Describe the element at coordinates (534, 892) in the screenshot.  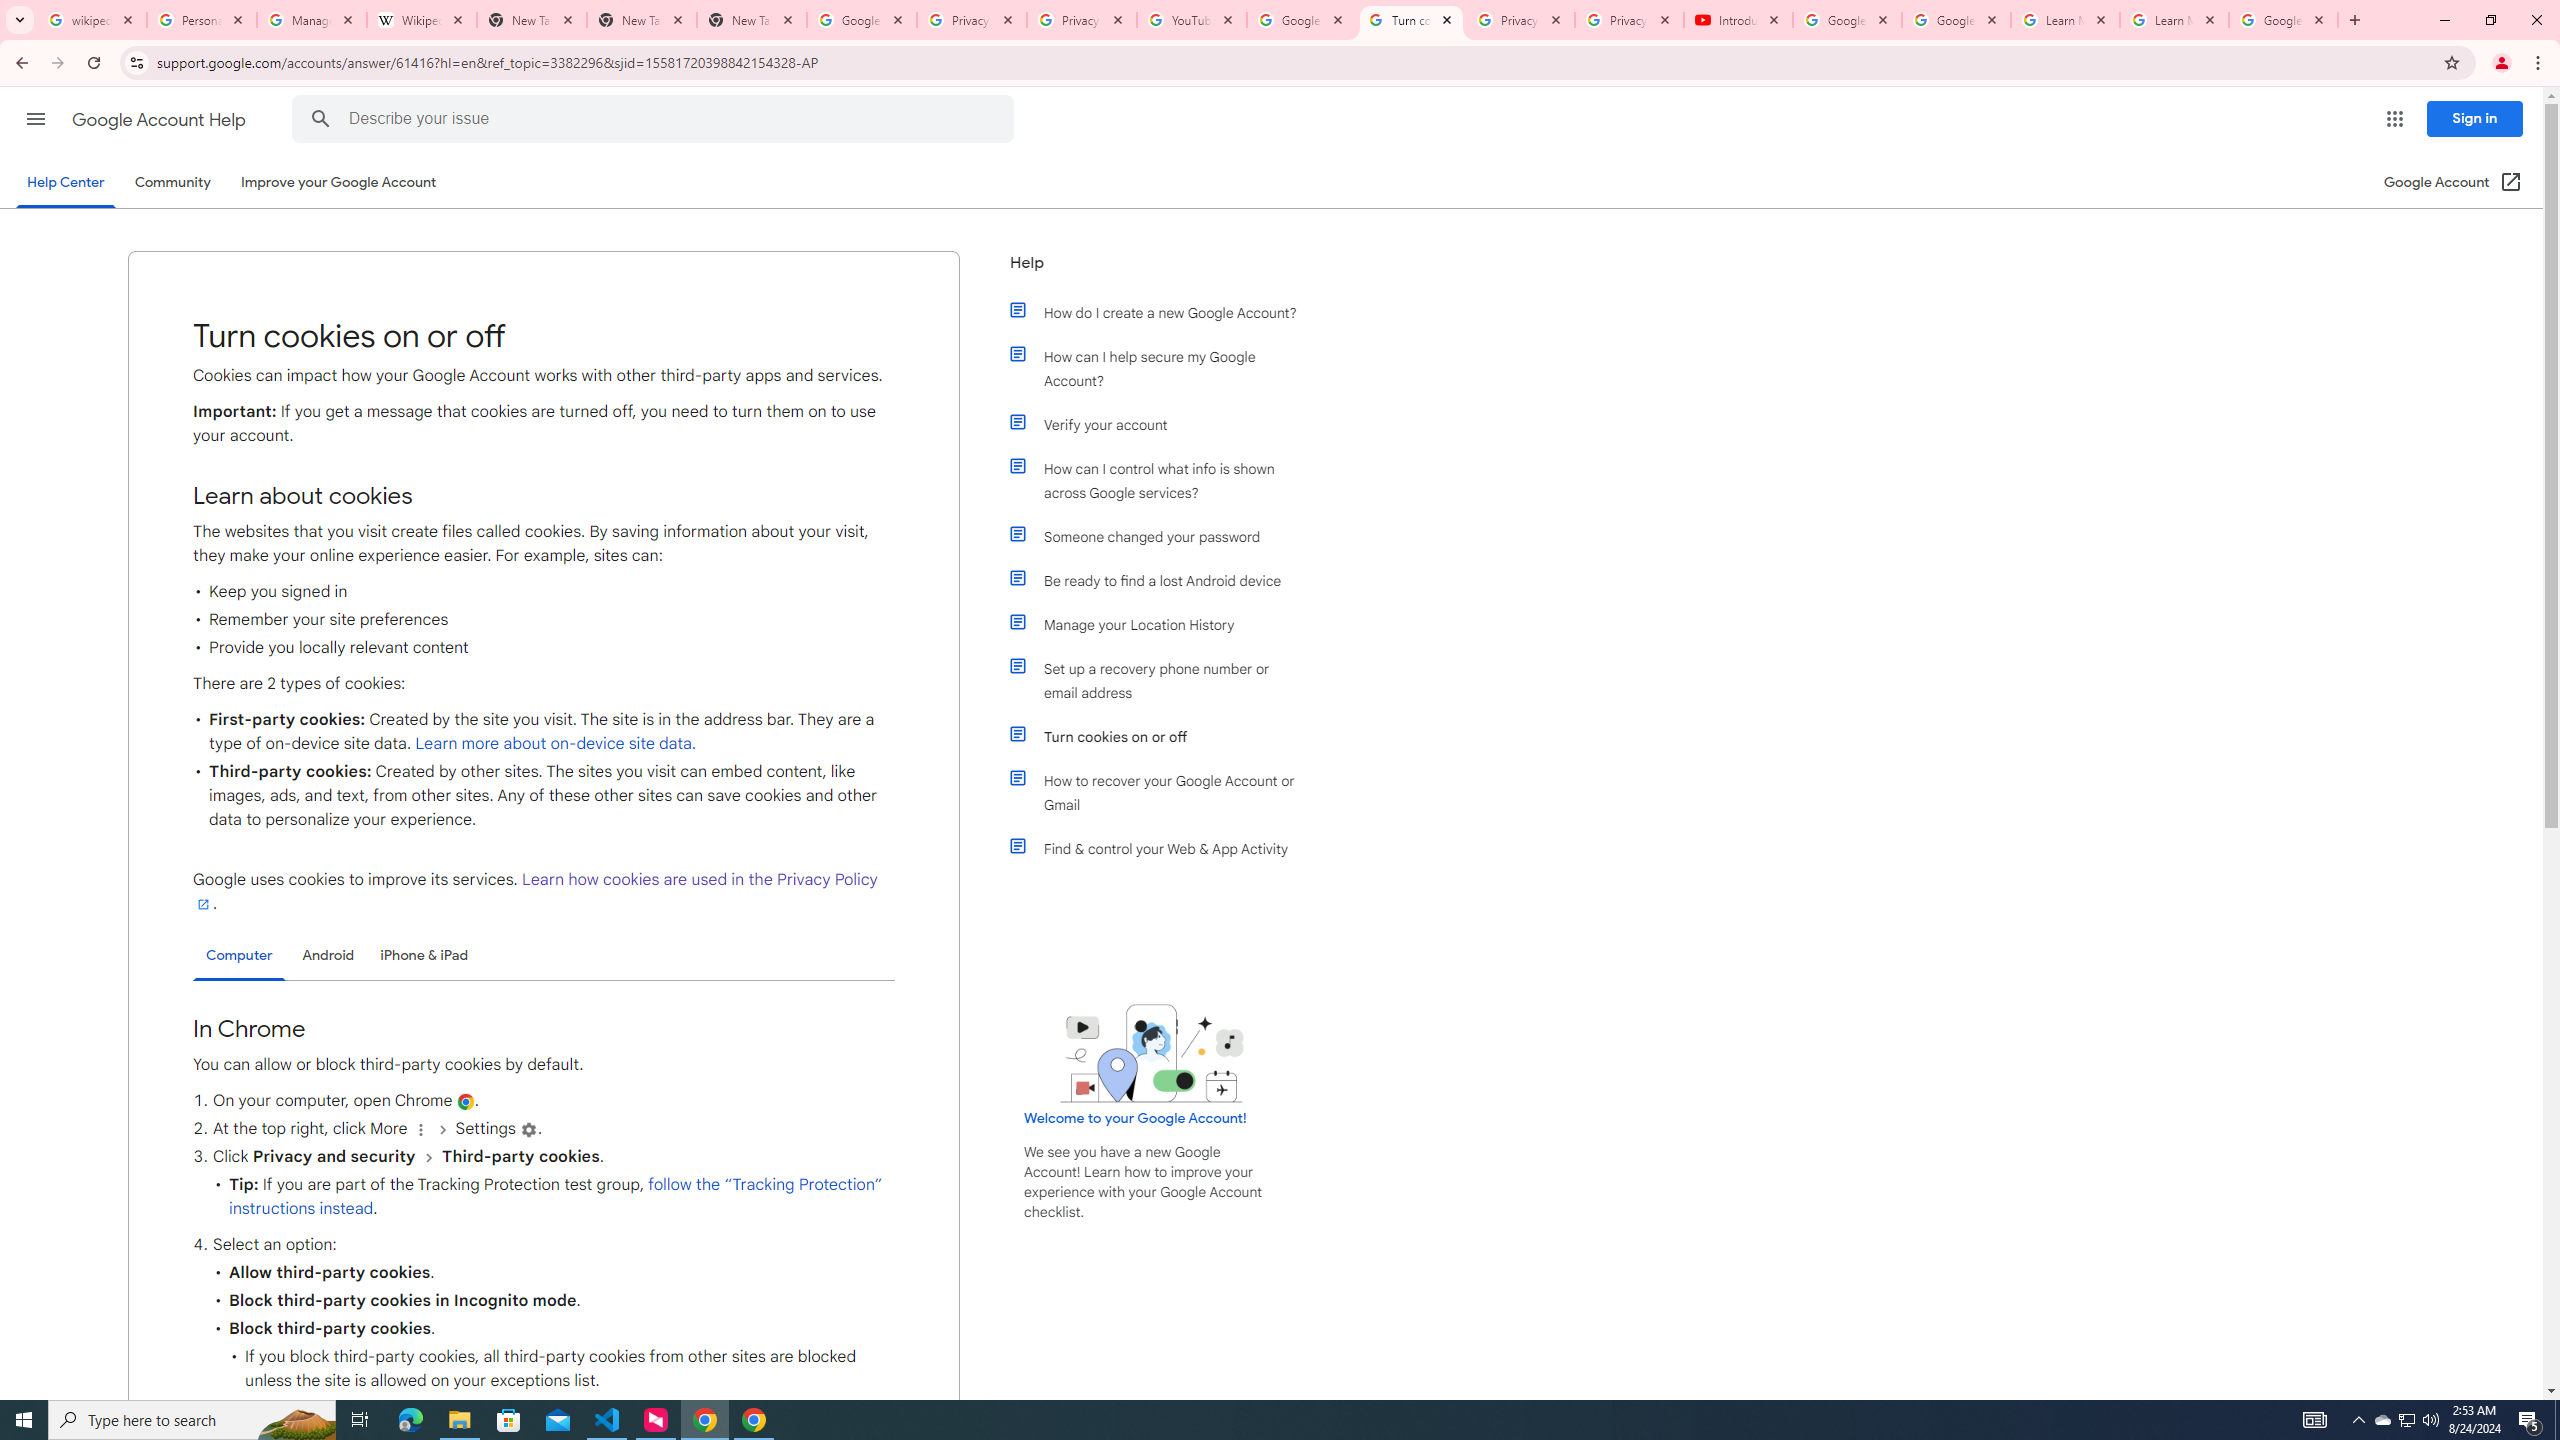
I see `'Learn how cookies are used in the Privacy Policy'` at that location.